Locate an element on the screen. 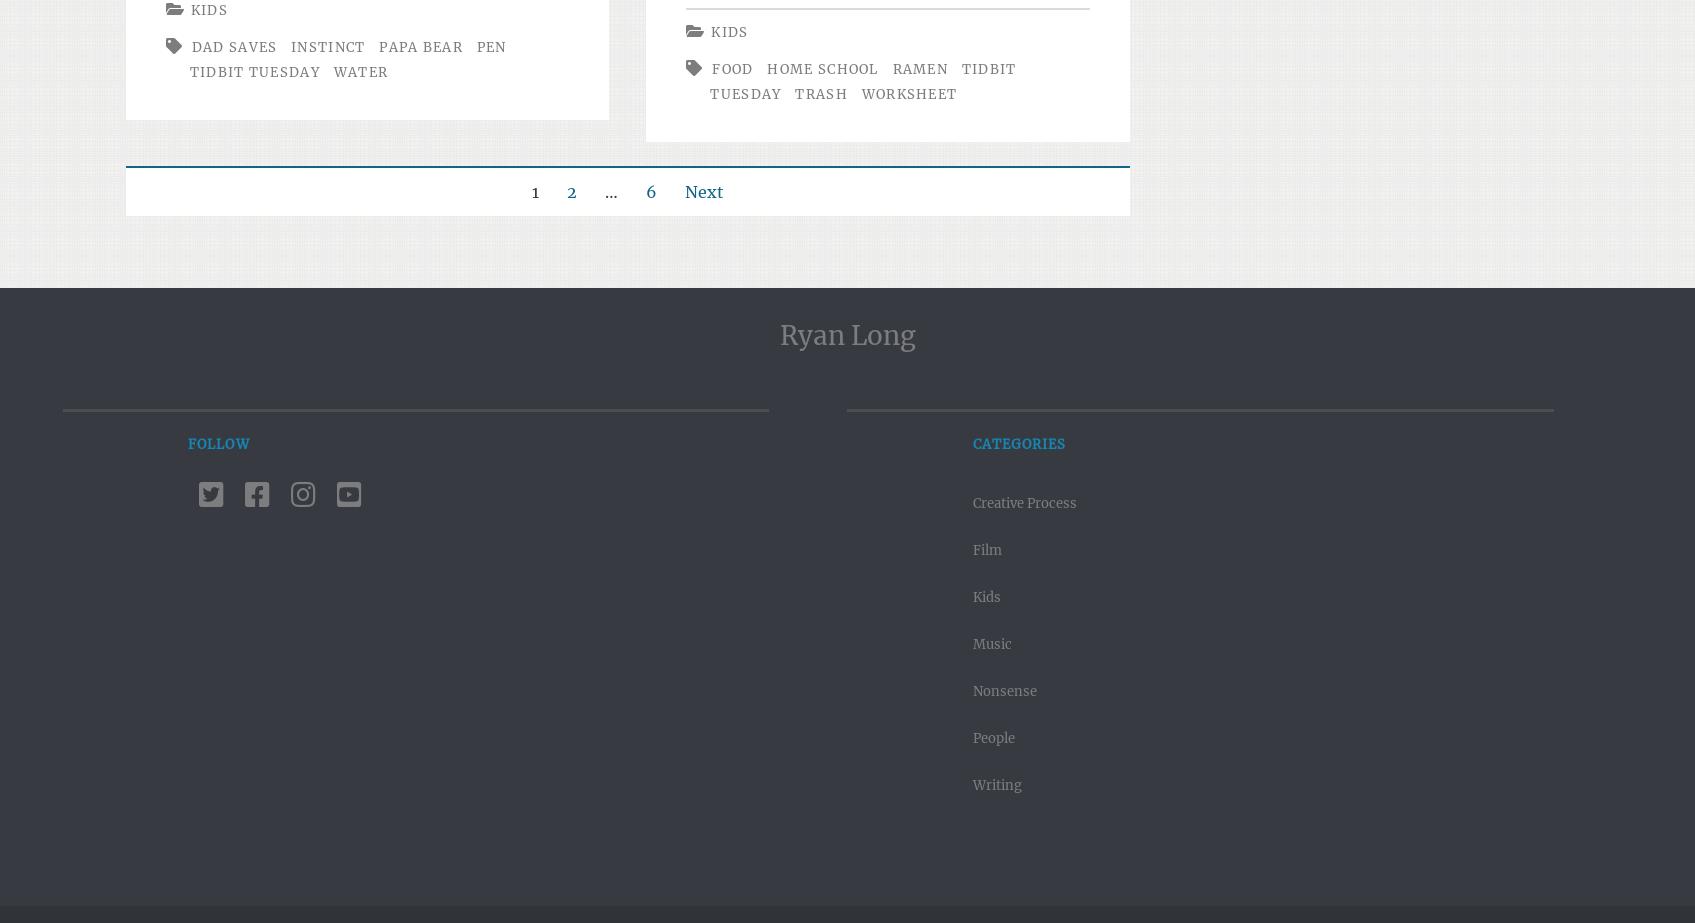 The width and height of the screenshot is (1695, 923). 'Writing' is located at coordinates (996, 784).